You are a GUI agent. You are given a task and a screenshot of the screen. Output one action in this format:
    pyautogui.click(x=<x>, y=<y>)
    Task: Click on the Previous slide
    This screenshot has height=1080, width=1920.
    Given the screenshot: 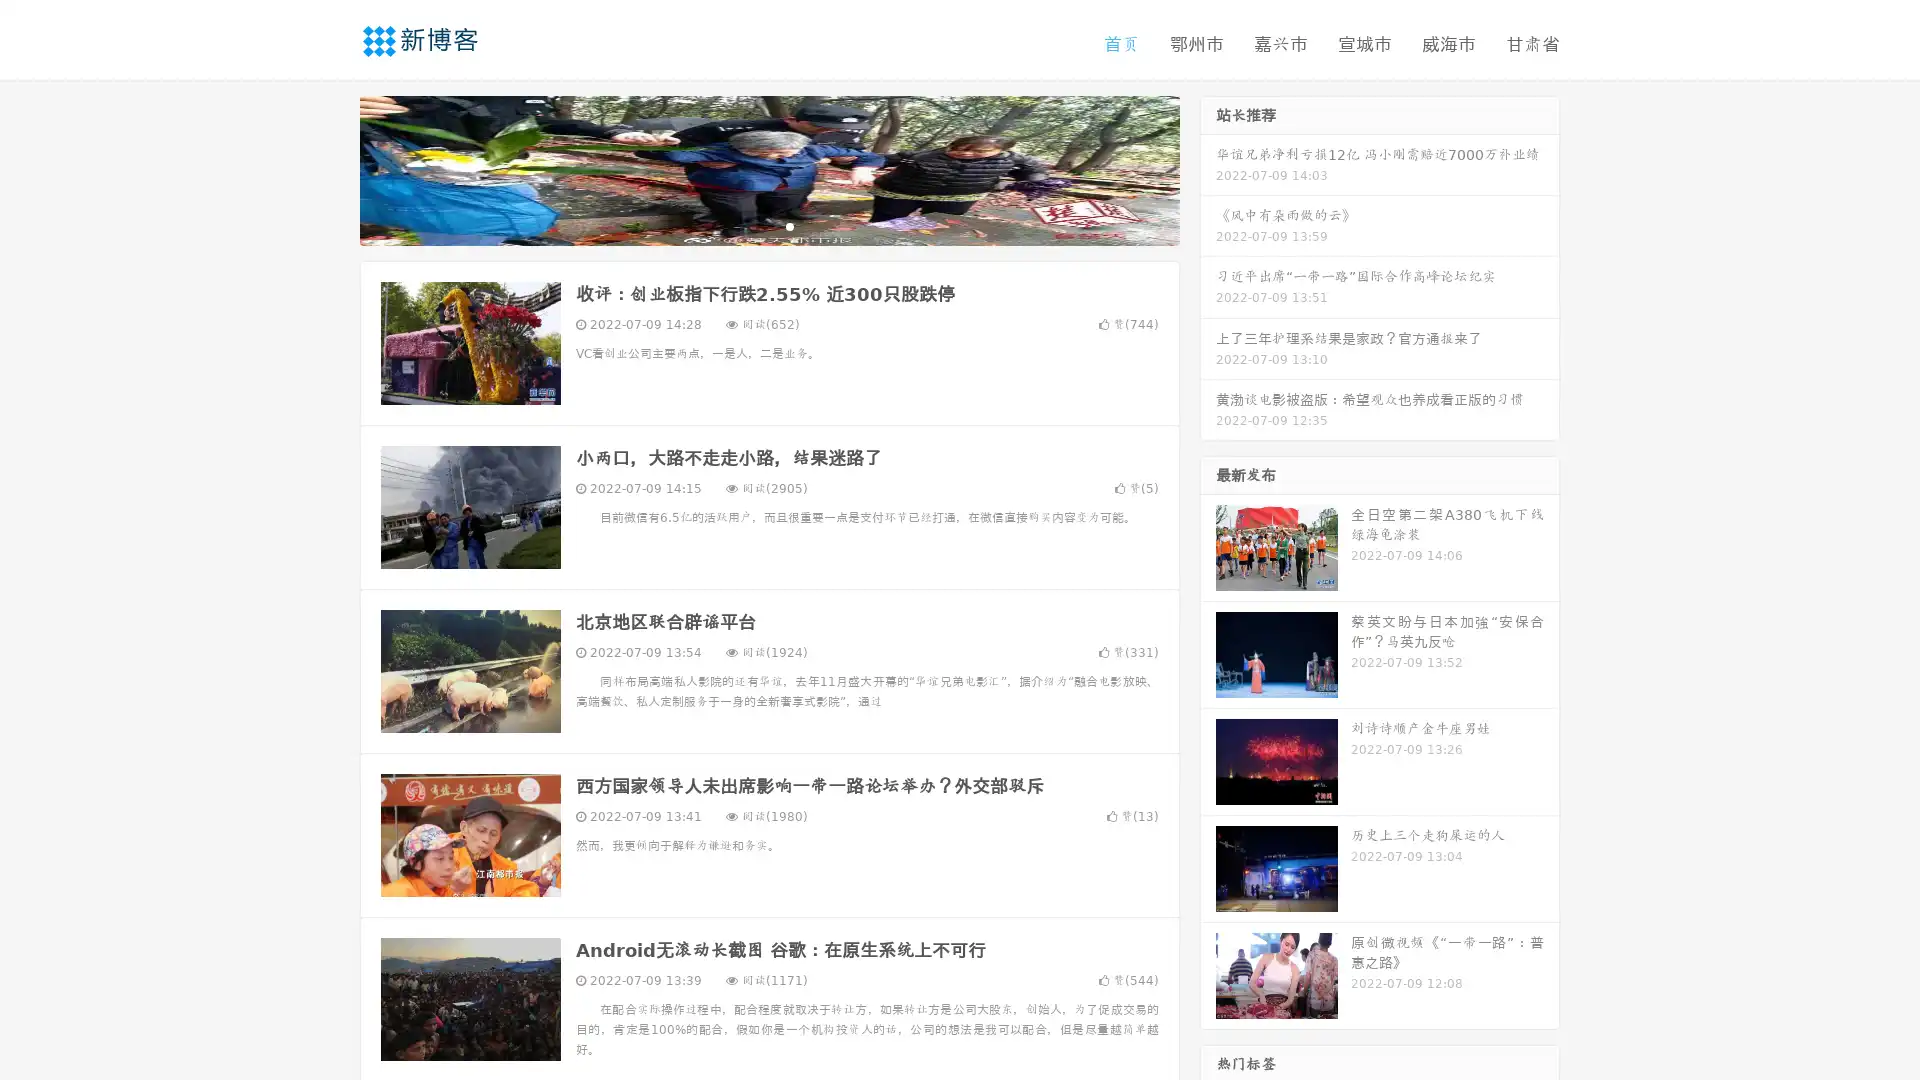 What is the action you would take?
    pyautogui.click(x=330, y=168)
    